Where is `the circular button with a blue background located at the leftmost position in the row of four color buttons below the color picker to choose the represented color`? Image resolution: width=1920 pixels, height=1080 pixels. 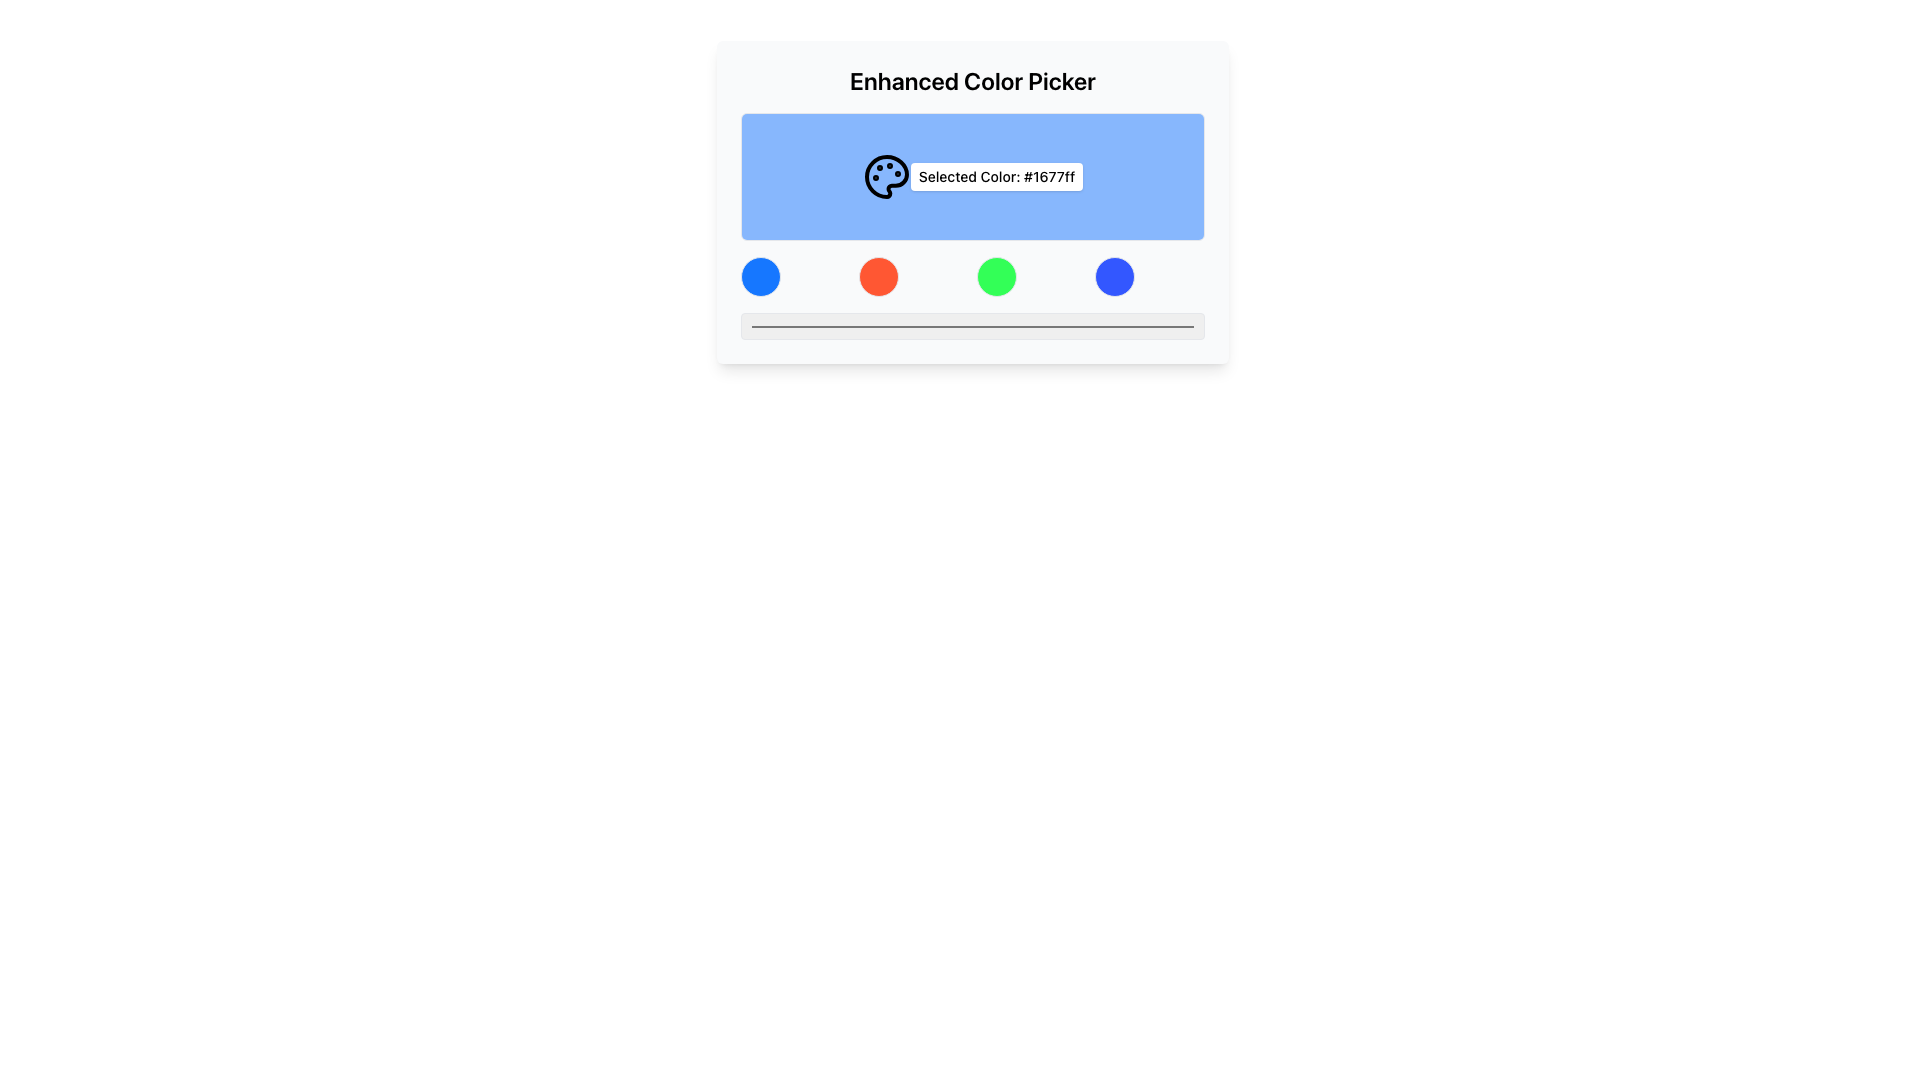 the circular button with a blue background located at the leftmost position in the row of four color buttons below the color picker to choose the represented color is located at coordinates (760, 277).